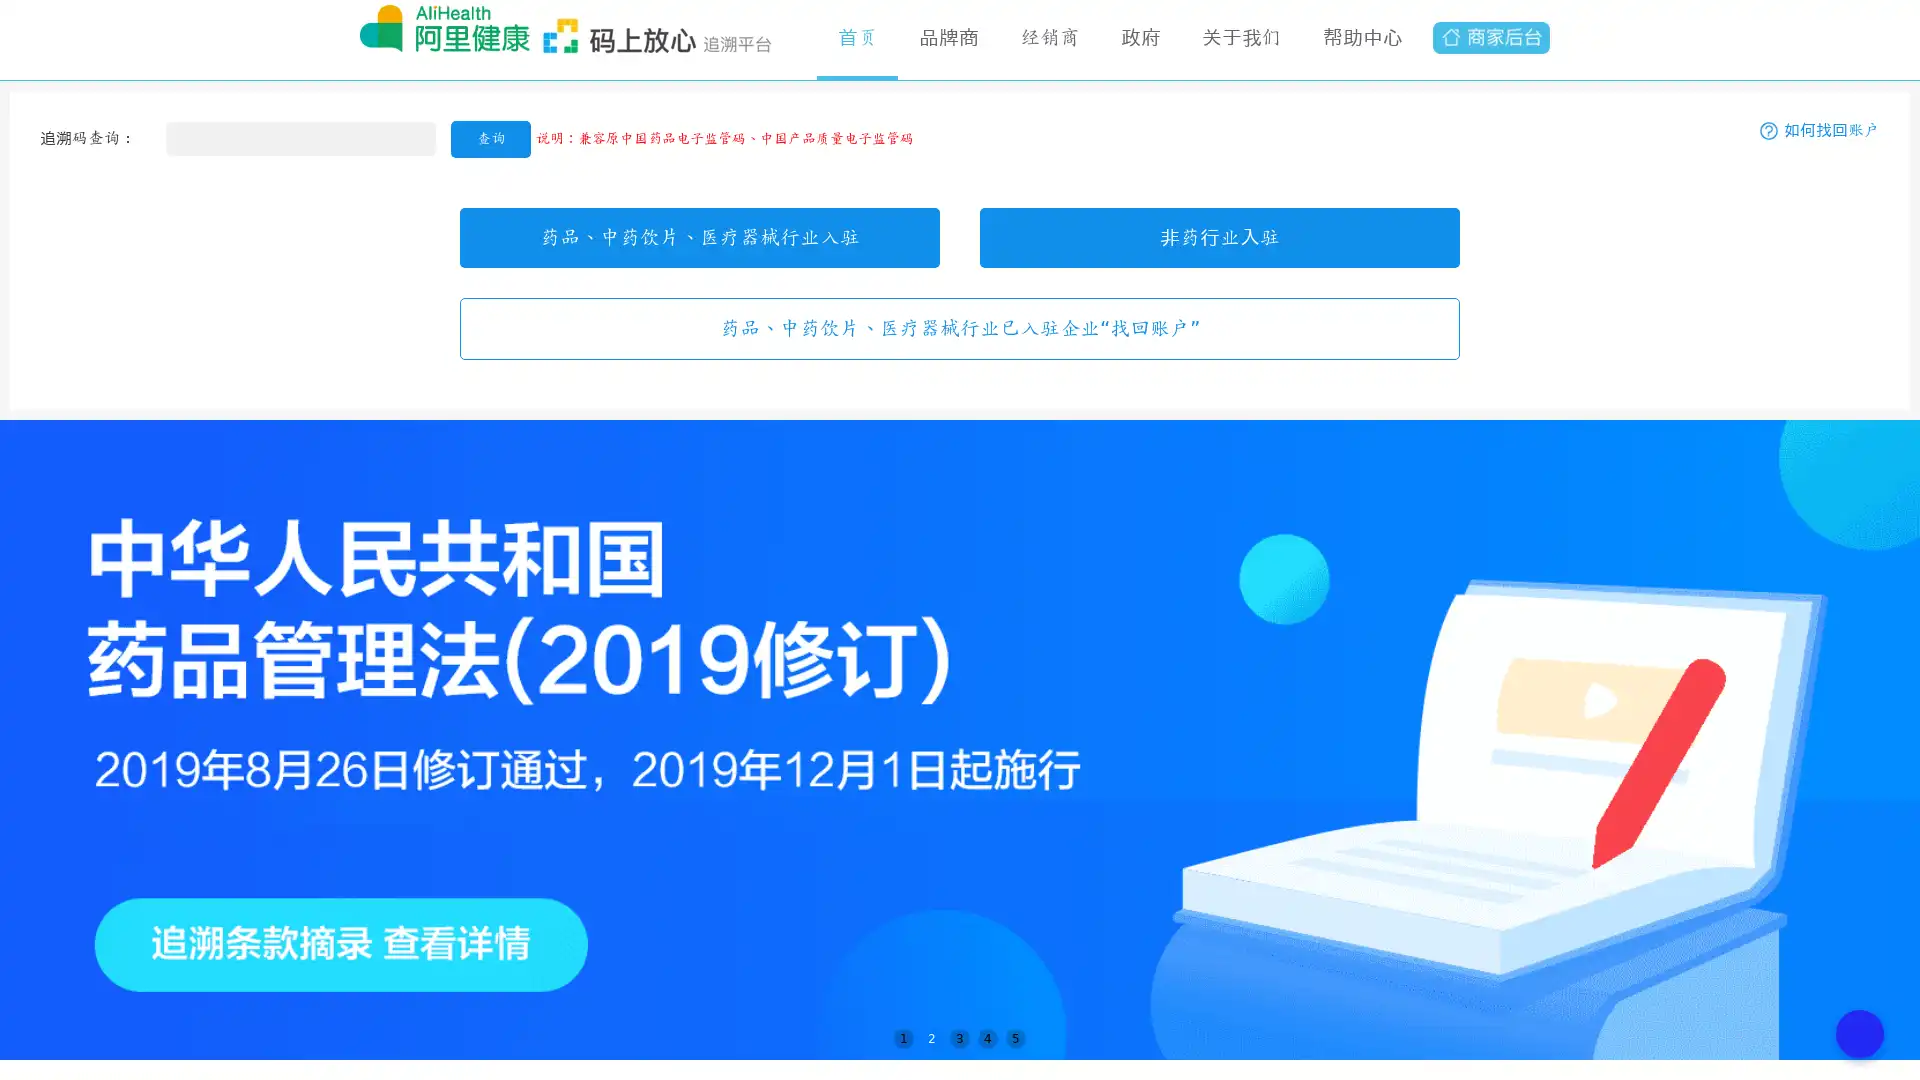 Image resolution: width=1920 pixels, height=1080 pixels. I want to click on Go to slide 2, so click(930, 1037).